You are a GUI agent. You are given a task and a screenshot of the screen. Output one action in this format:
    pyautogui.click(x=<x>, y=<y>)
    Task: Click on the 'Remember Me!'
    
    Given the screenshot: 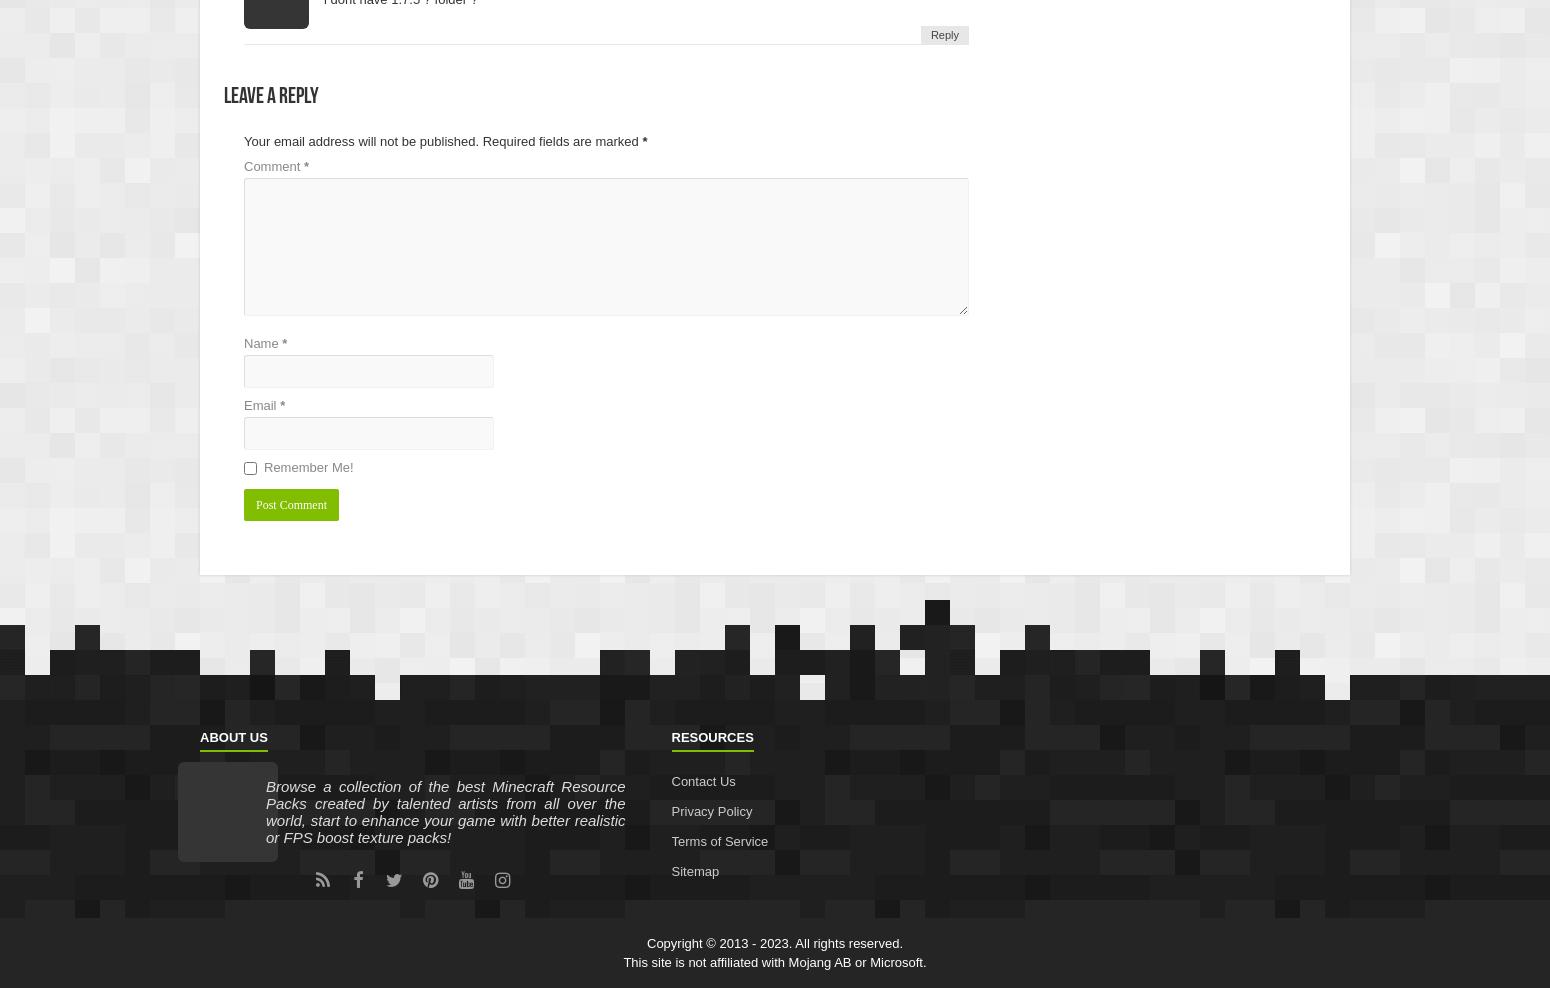 What is the action you would take?
    pyautogui.click(x=308, y=466)
    